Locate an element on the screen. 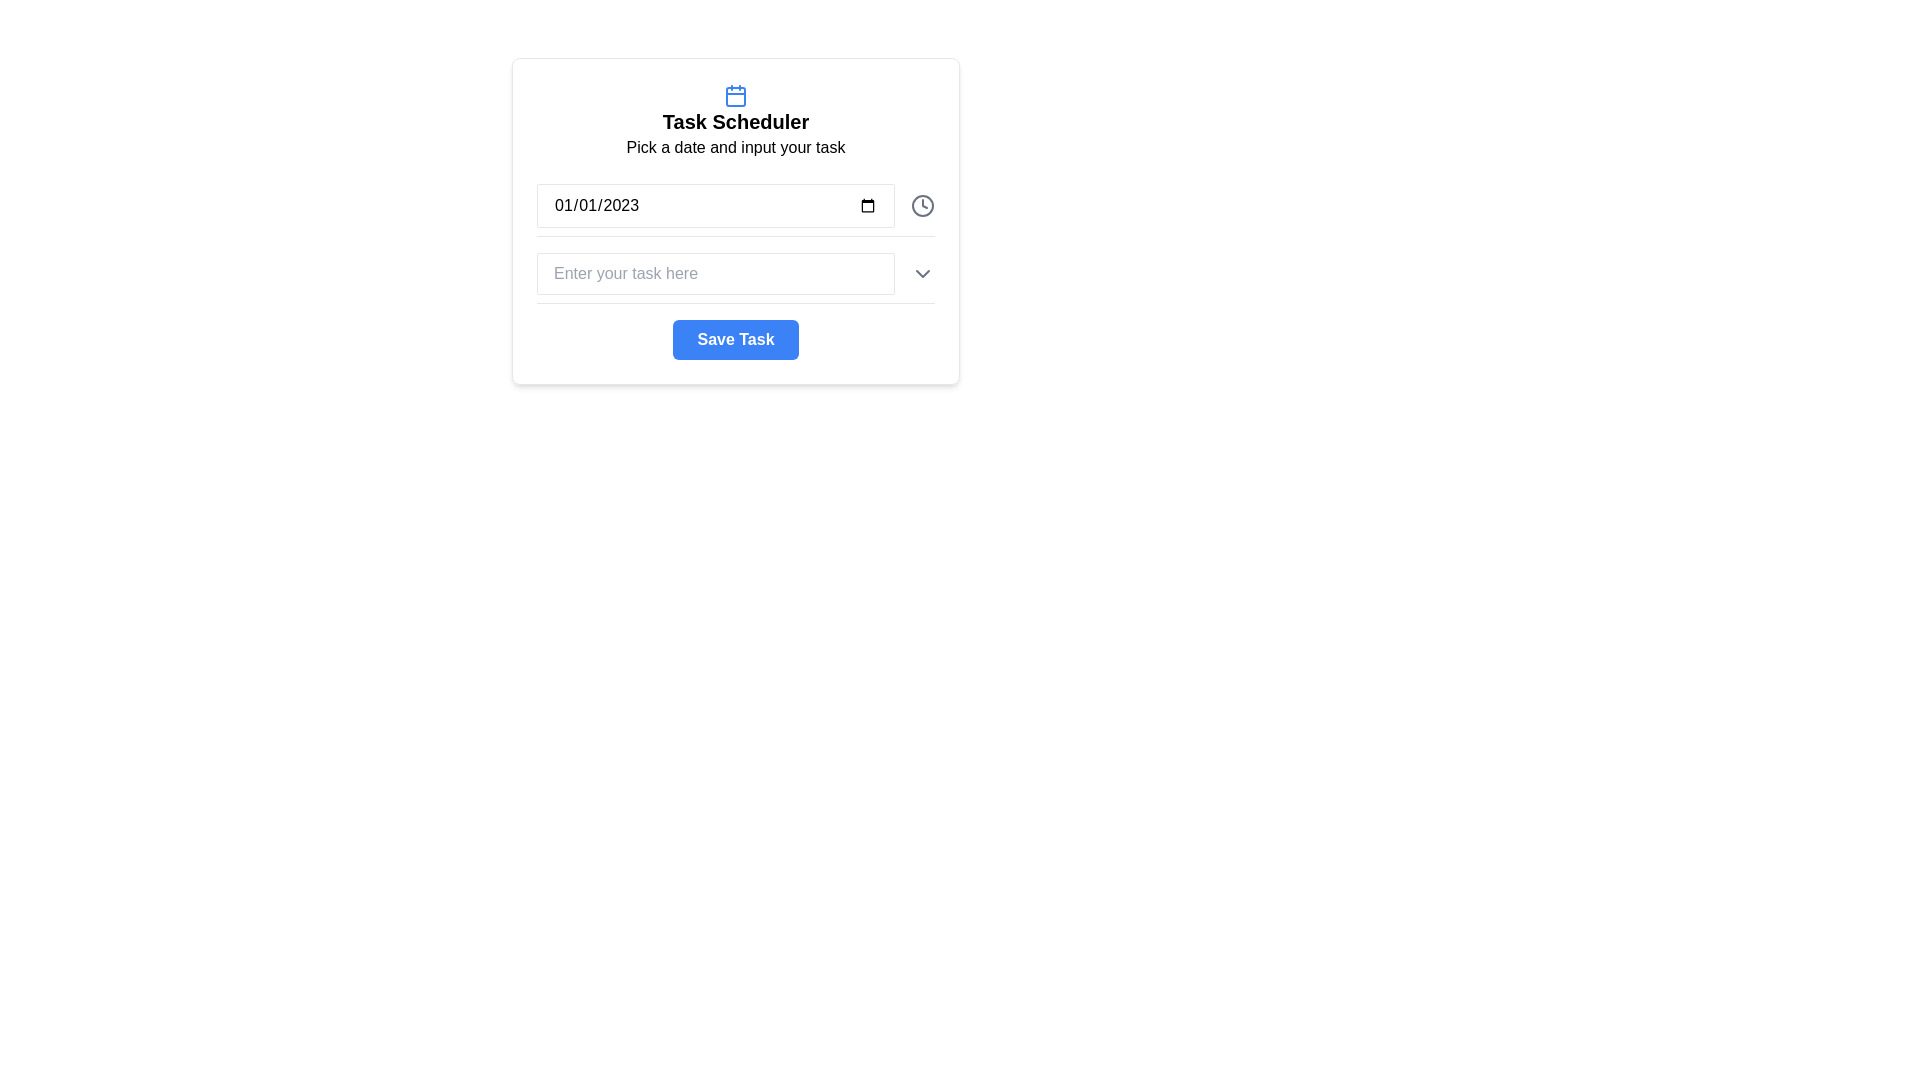 Image resolution: width=1920 pixels, height=1080 pixels. the submit button located at the bottom of the form is located at coordinates (734, 338).